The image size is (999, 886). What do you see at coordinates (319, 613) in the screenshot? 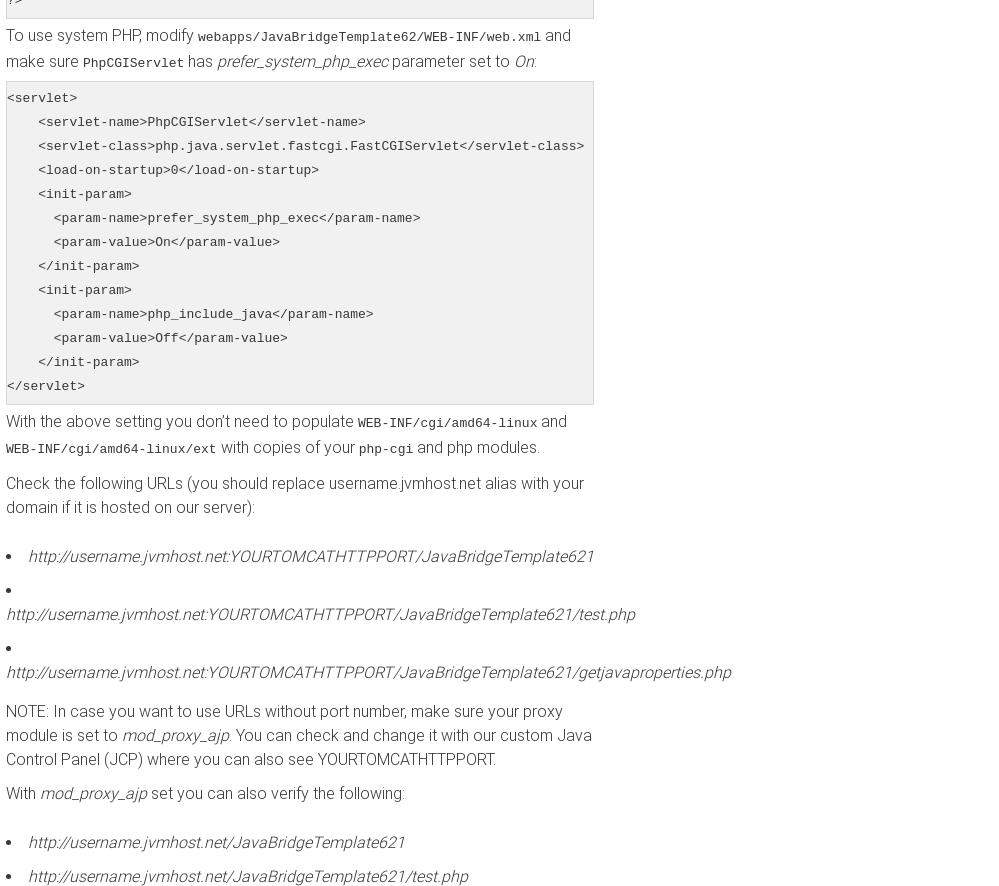
I see `'http://username.jvmhost.net:YOURTOMCATHTTPPORT/JavaBridgeTemplate621/test.php'` at bounding box center [319, 613].